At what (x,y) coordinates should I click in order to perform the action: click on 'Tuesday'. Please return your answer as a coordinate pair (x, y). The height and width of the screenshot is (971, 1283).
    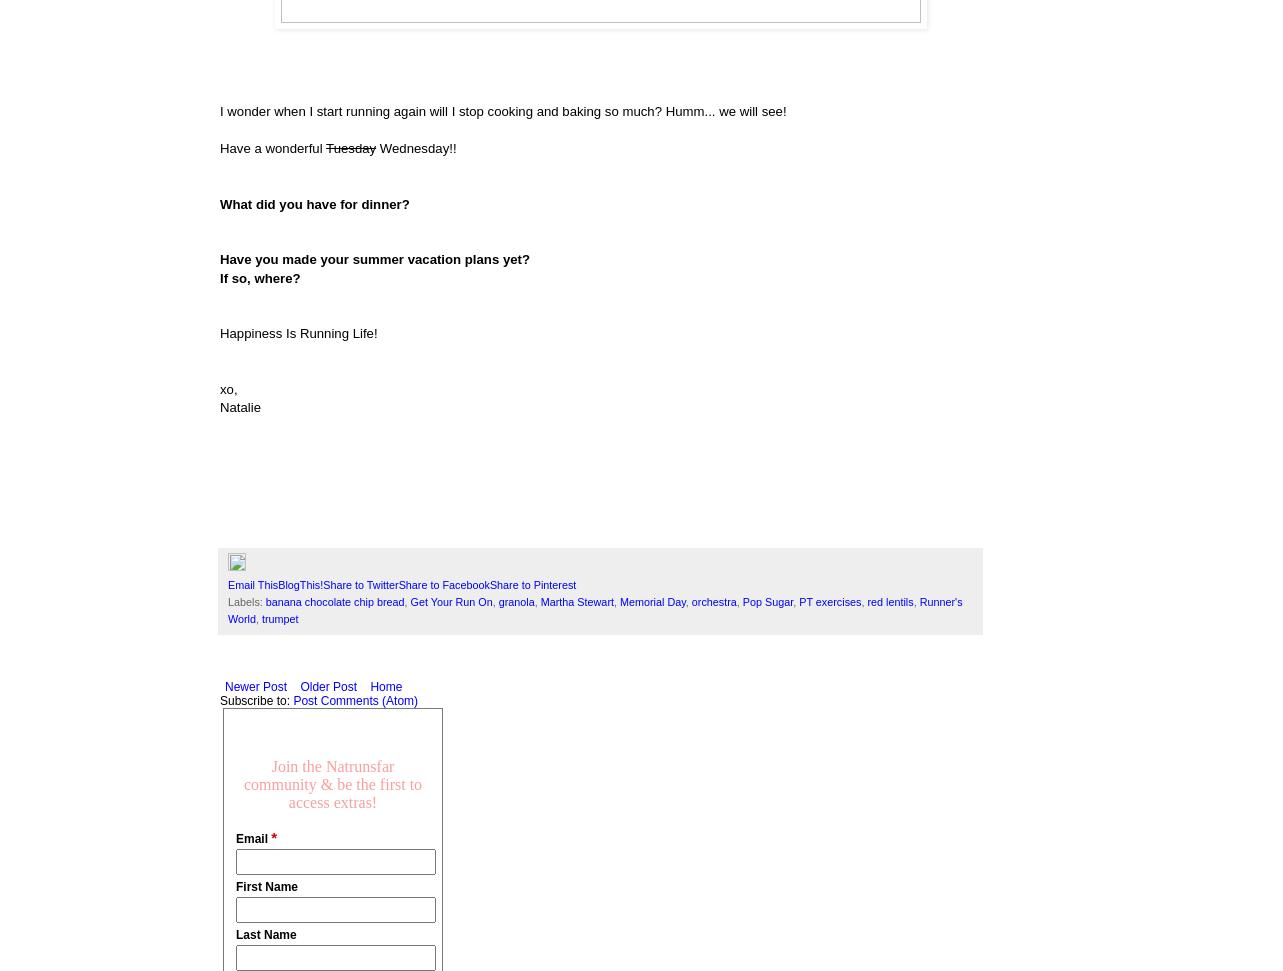
    Looking at the image, I should click on (351, 148).